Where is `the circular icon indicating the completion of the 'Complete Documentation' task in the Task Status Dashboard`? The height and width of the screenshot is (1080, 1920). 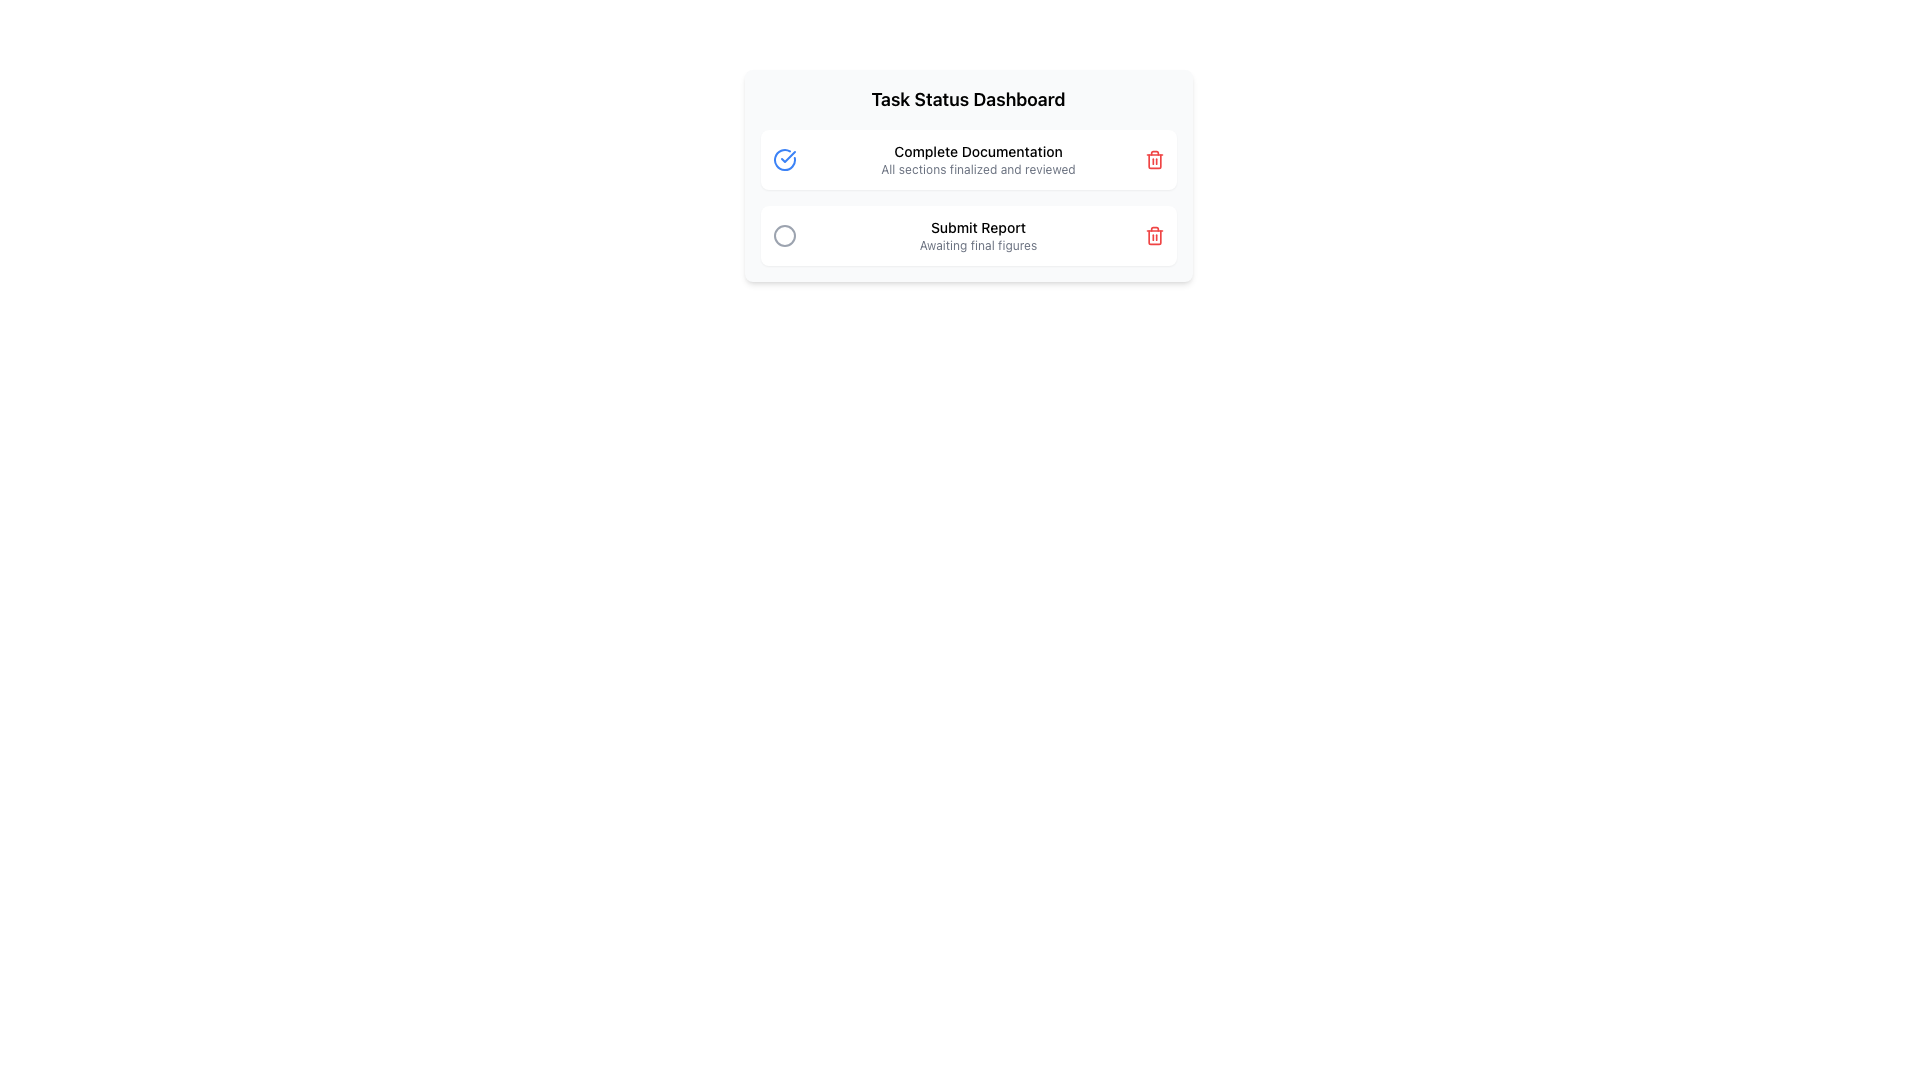
the circular icon indicating the completion of the 'Complete Documentation' task in the Task Status Dashboard is located at coordinates (786, 156).